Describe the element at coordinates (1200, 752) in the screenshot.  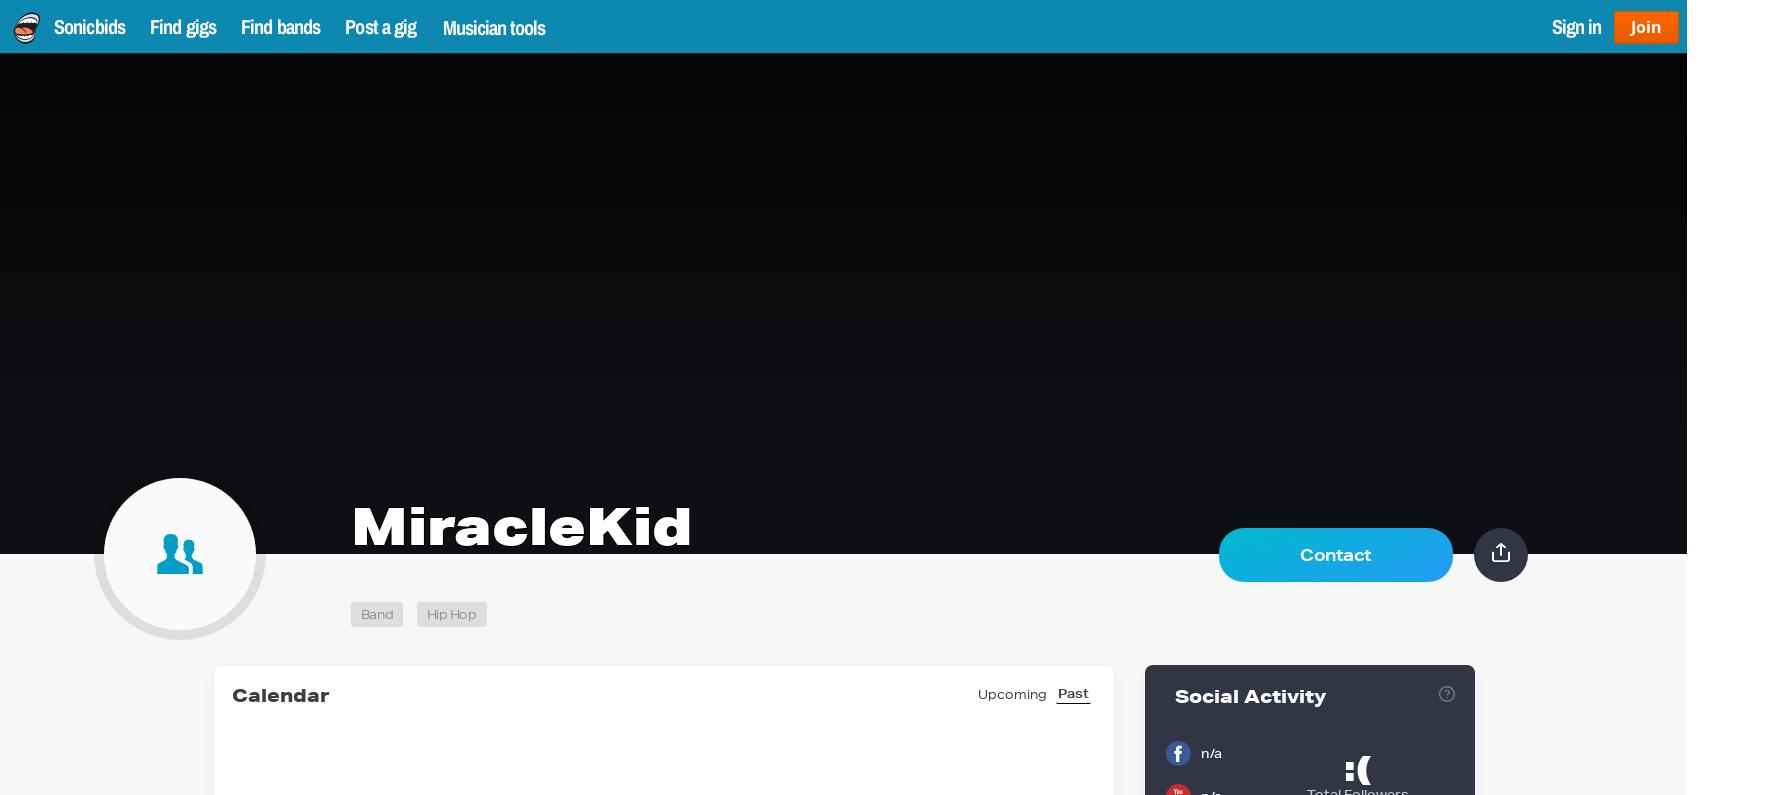
I see `'n/a'` at that location.